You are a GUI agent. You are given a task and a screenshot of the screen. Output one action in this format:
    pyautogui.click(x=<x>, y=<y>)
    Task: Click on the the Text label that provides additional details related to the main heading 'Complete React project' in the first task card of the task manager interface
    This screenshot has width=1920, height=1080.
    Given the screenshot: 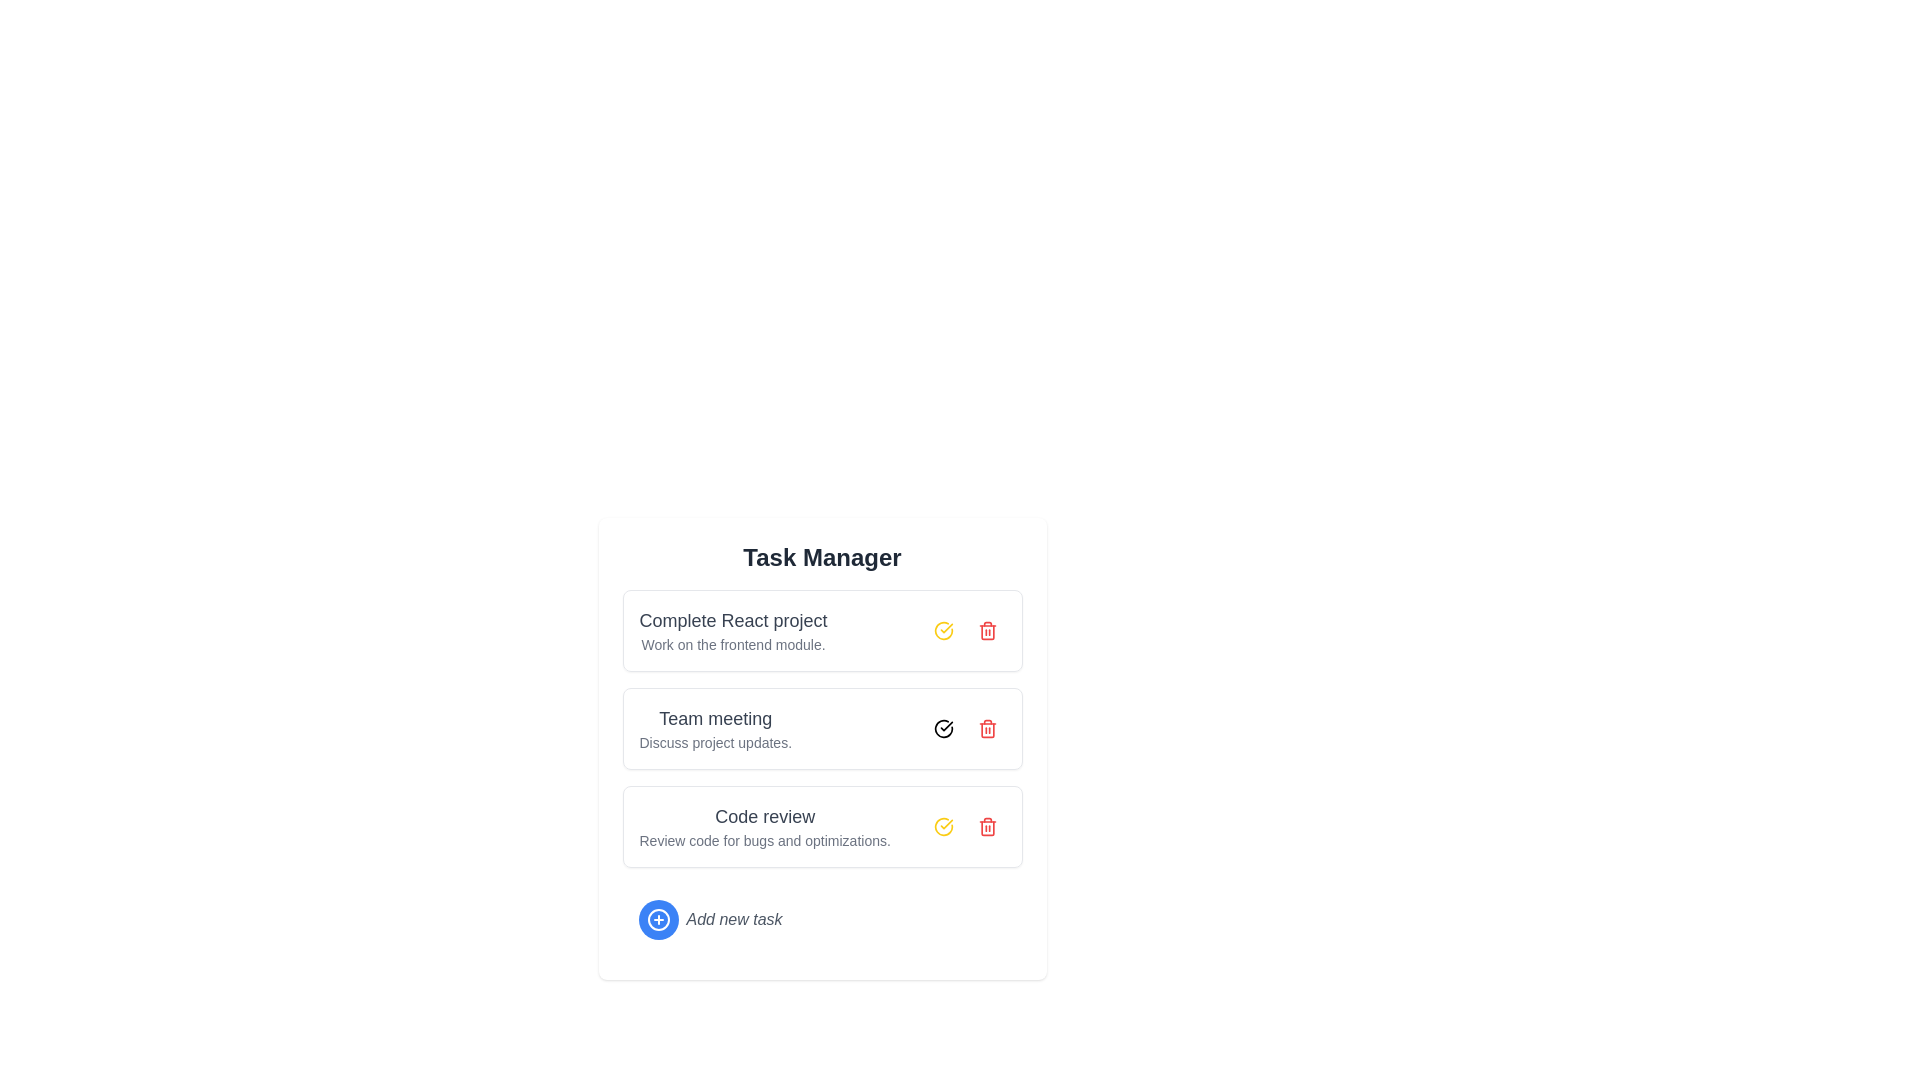 What is the action you would take?
    pyautogui.click(x=732, y=644)
    